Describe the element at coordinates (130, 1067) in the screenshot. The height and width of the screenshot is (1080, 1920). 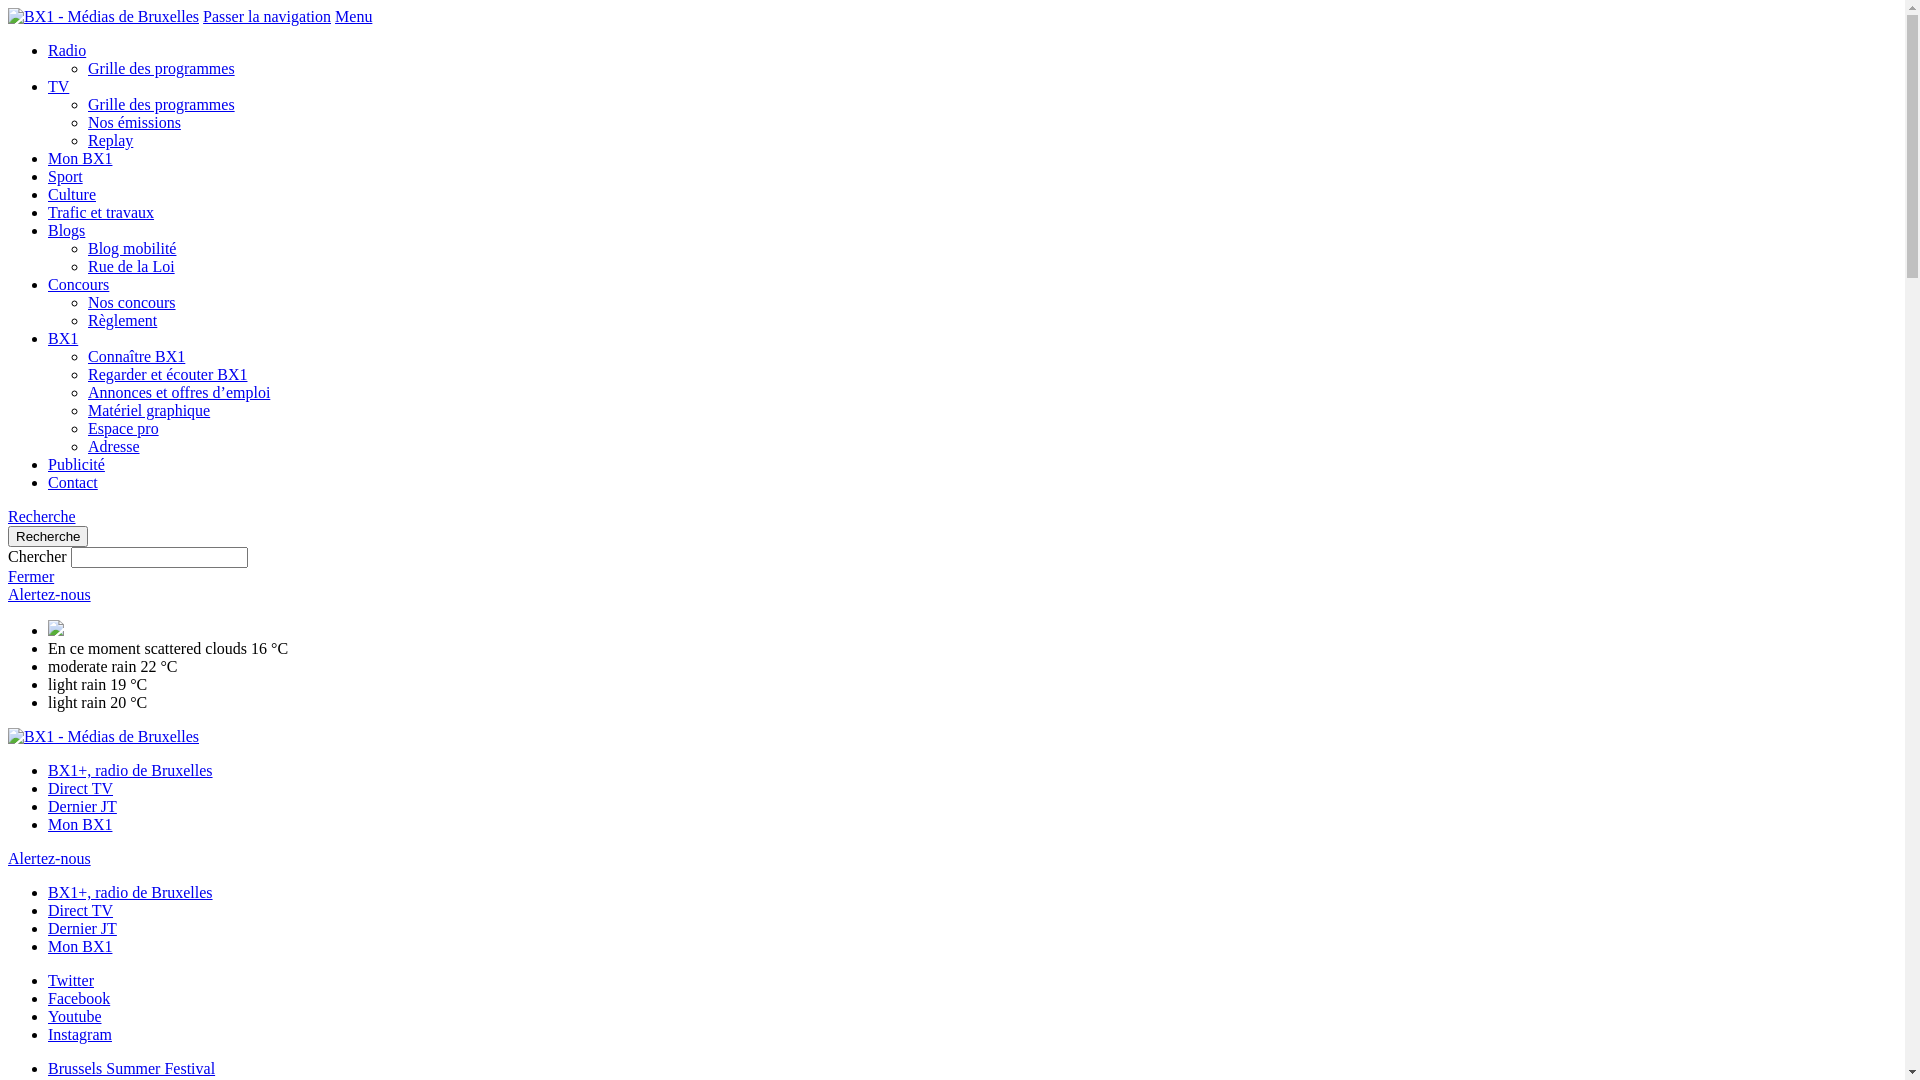
I see `'Brussels Summer Festival'` at that location.